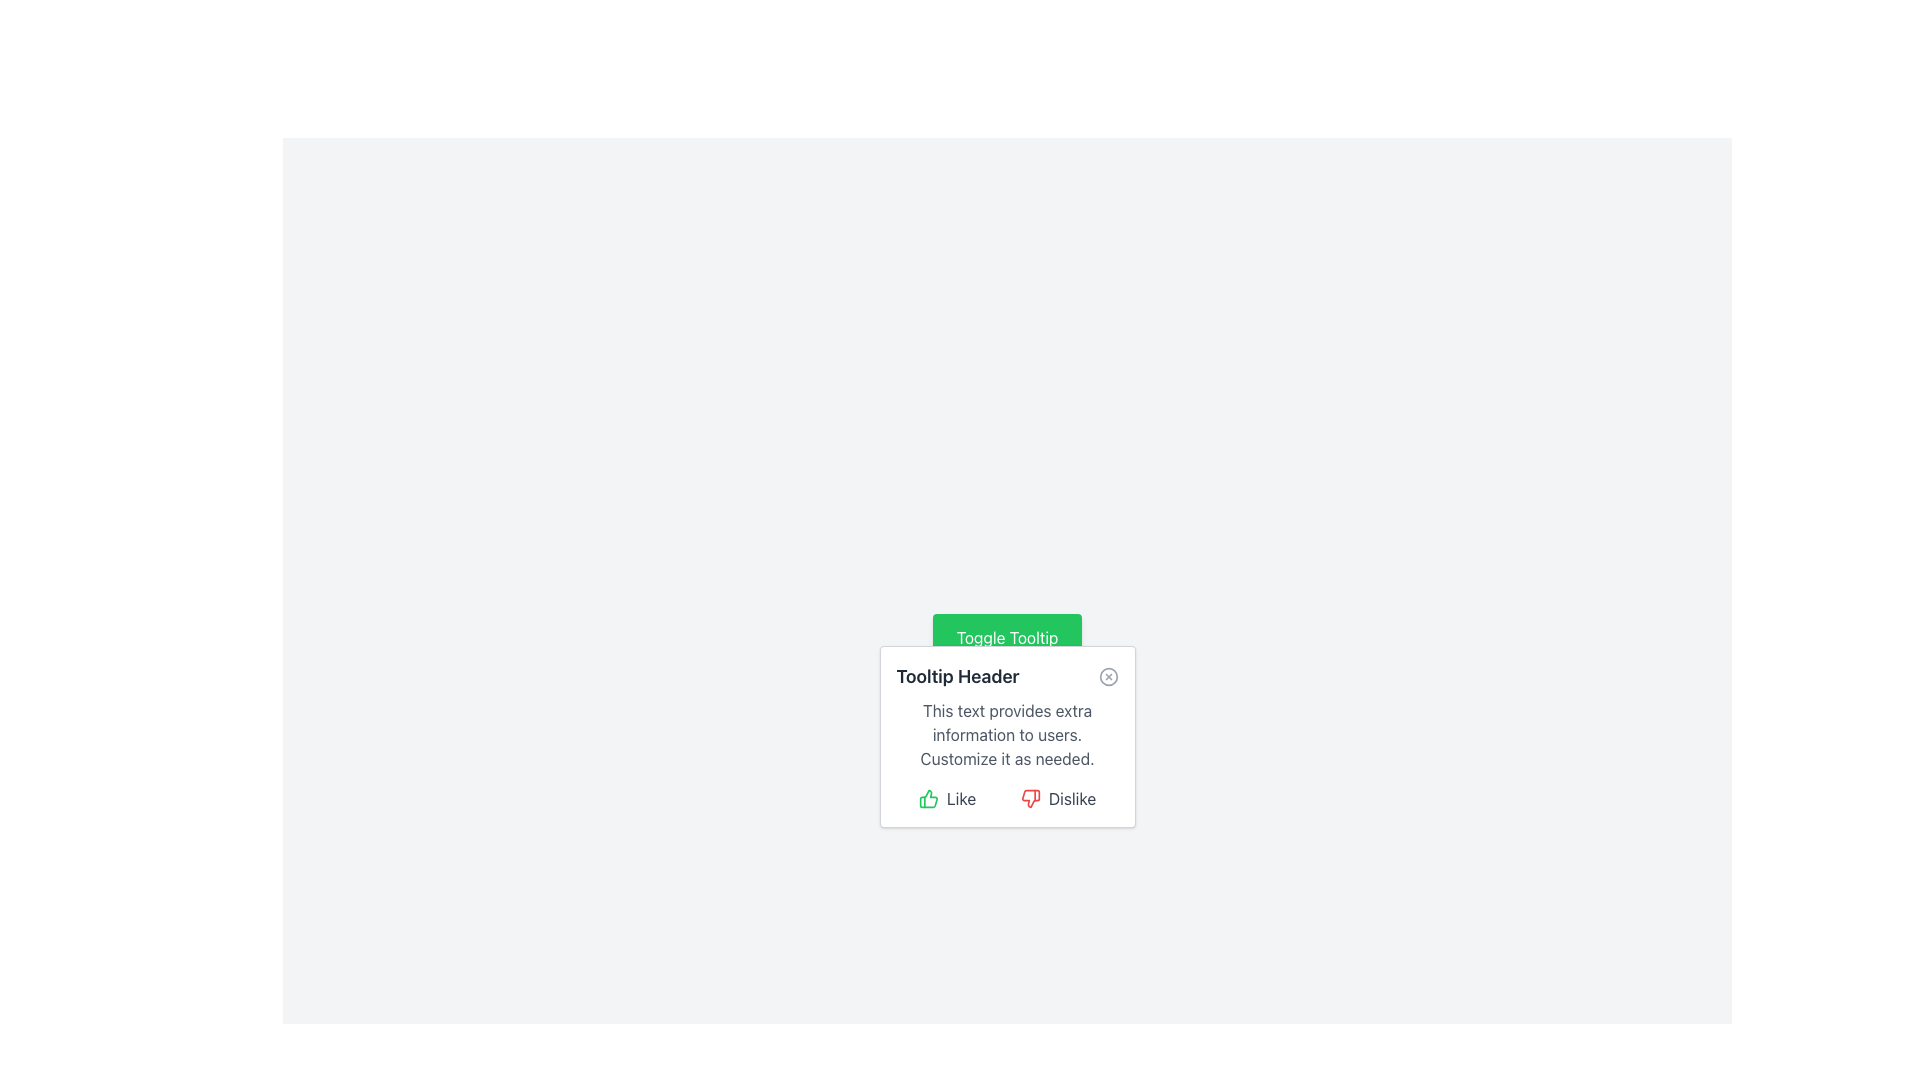  I want to click on the thumbs-up icon with a green outline, located to the left of the word 'Like' in the tooltip area beneath the 'Toggle Tooltip' section, so click(927, 797).